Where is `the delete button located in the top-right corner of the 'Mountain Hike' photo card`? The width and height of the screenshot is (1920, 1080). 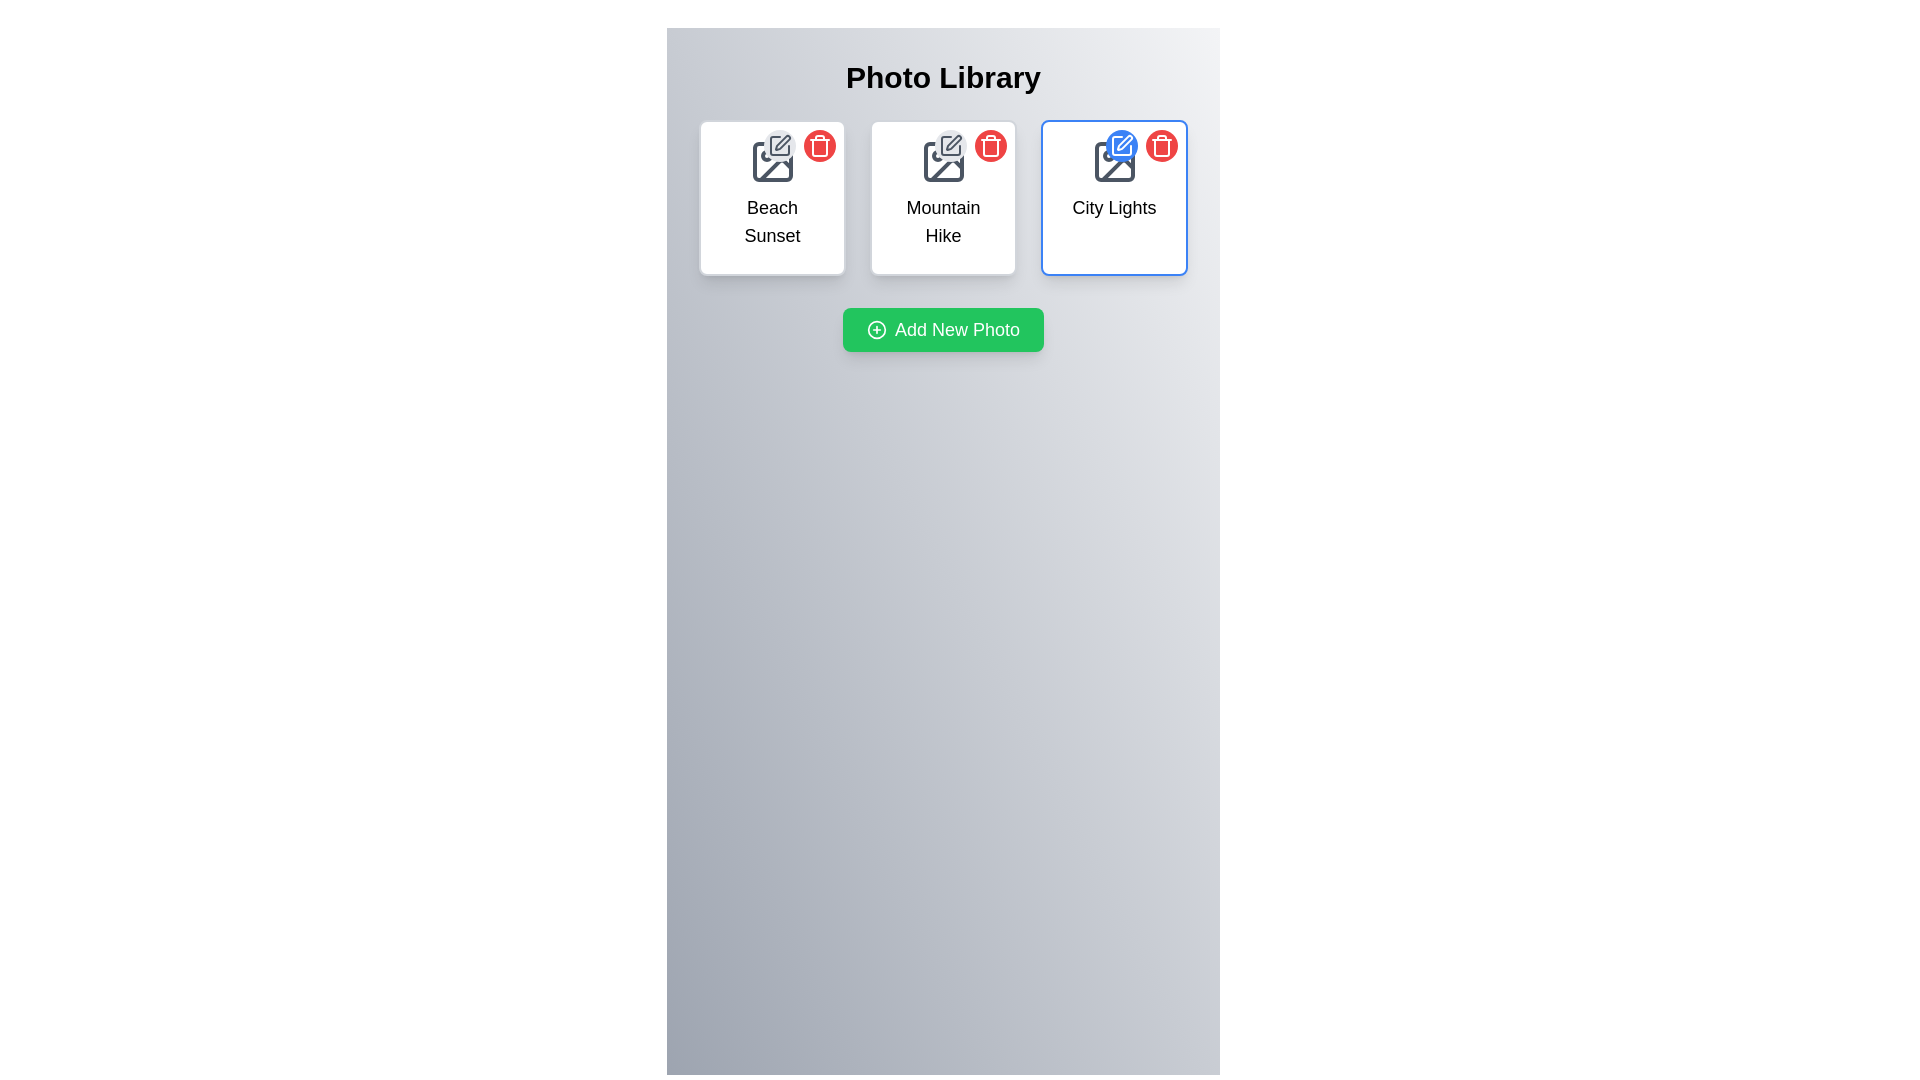 the delete button located in the top-right corner of the 'Mountain Hike' photo card is located at coordinates (990, 145).